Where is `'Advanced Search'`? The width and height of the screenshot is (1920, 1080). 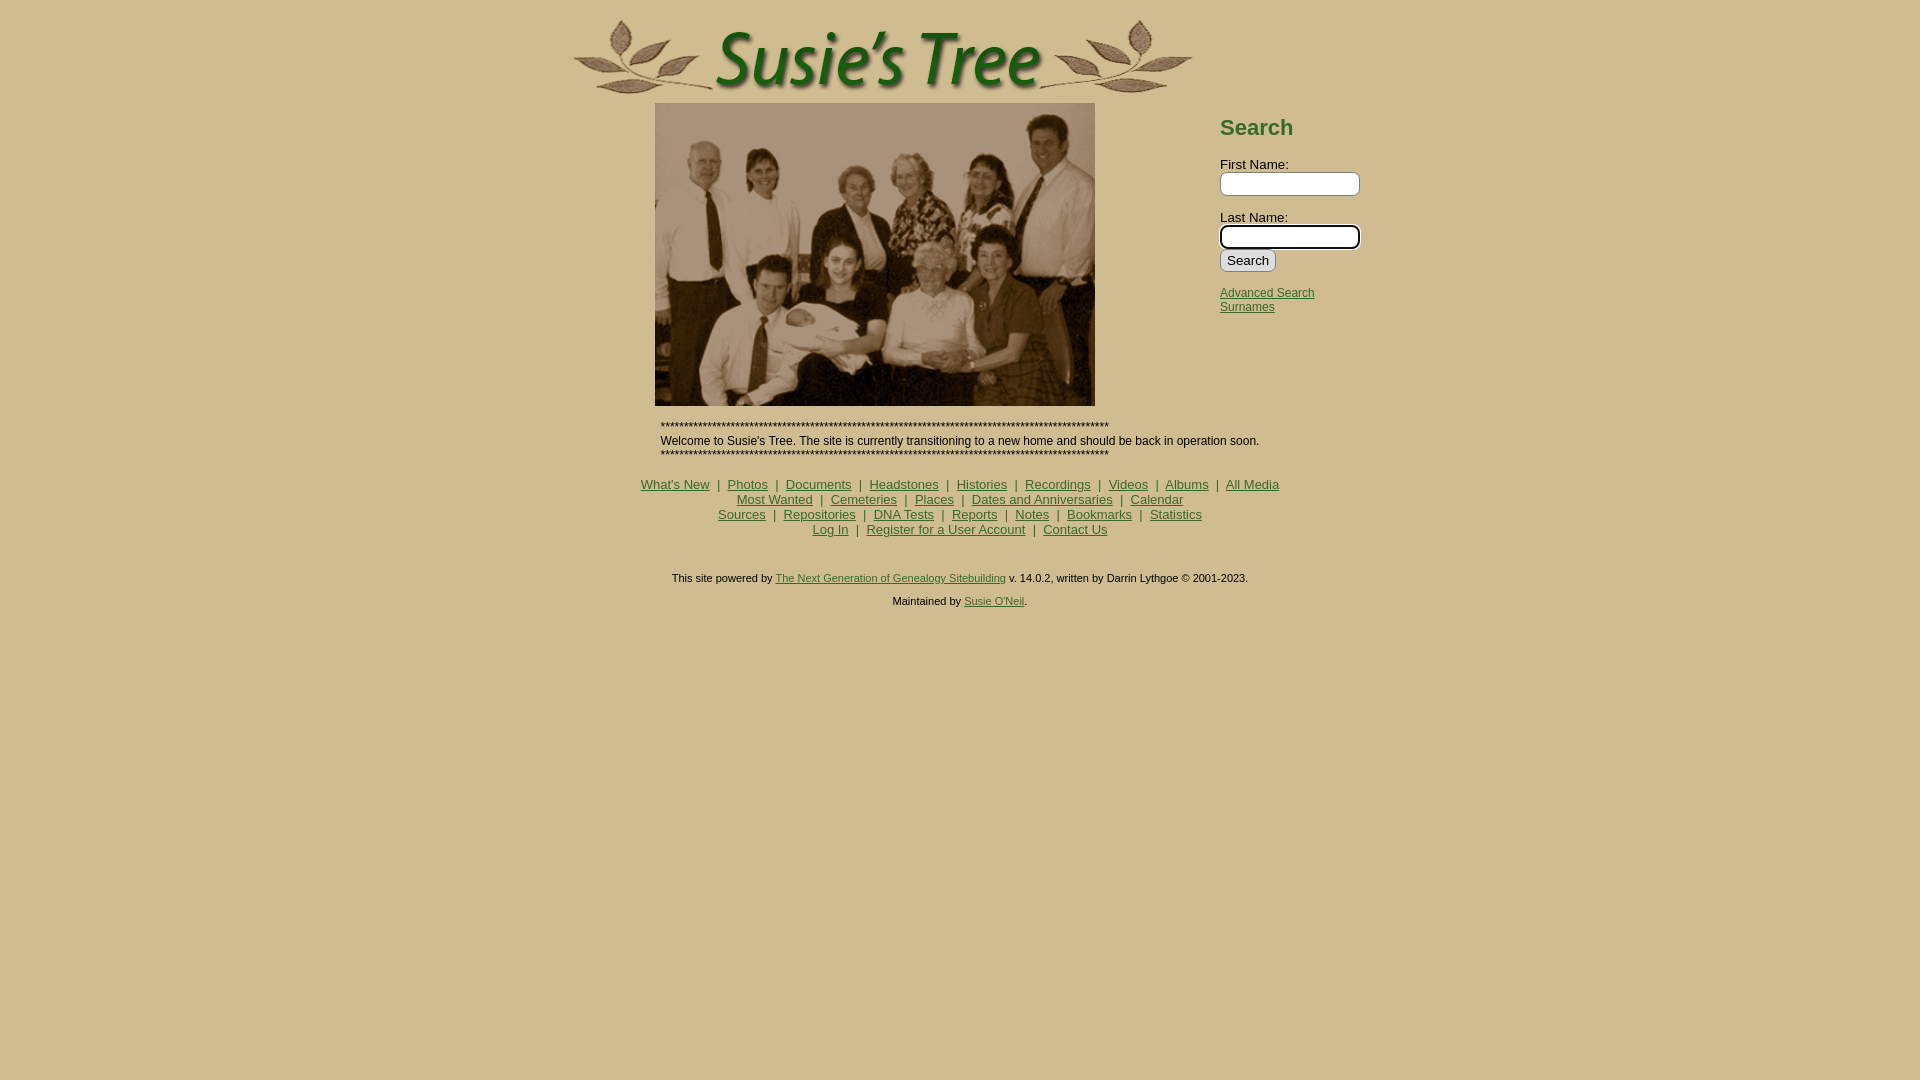 'Advanced Search' is located at coordinates (1266, 293).